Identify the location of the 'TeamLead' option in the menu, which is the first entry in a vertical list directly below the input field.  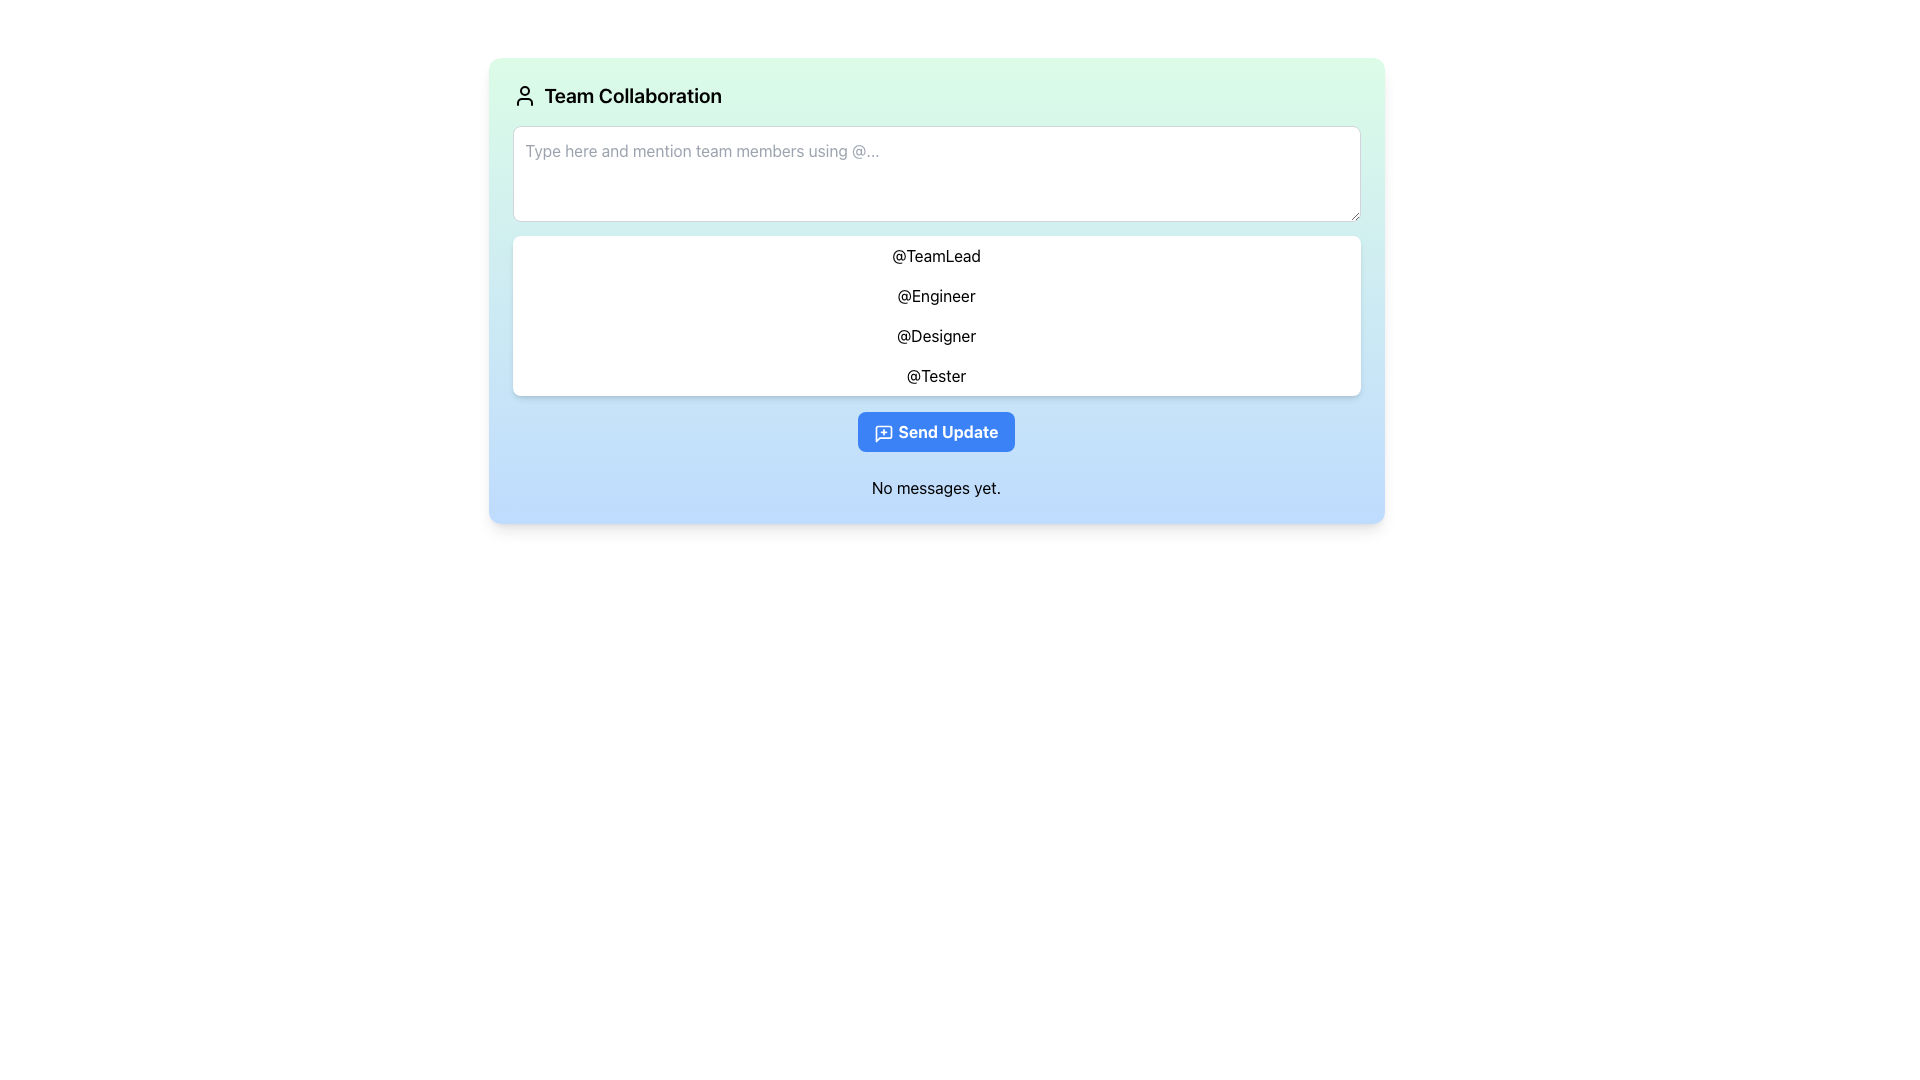
(935, 254).